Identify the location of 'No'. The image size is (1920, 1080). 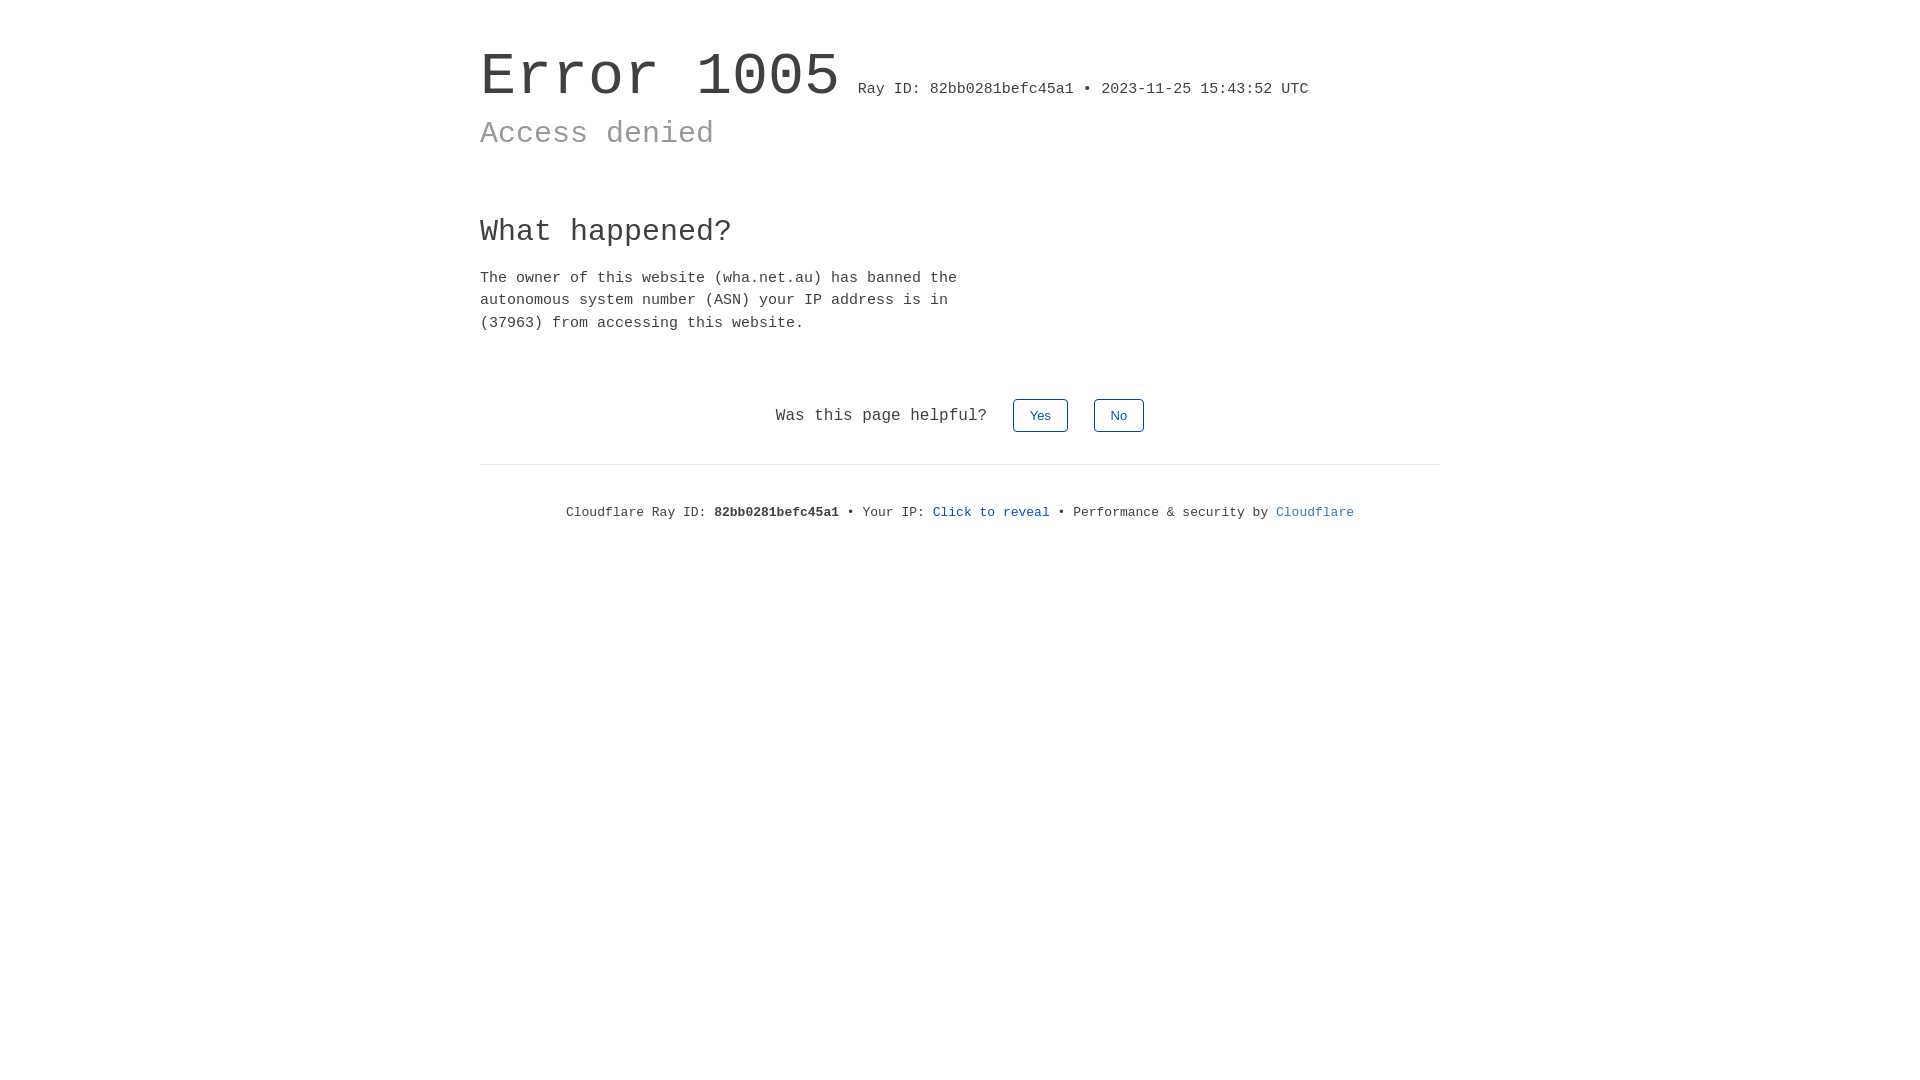
(1093, 414).